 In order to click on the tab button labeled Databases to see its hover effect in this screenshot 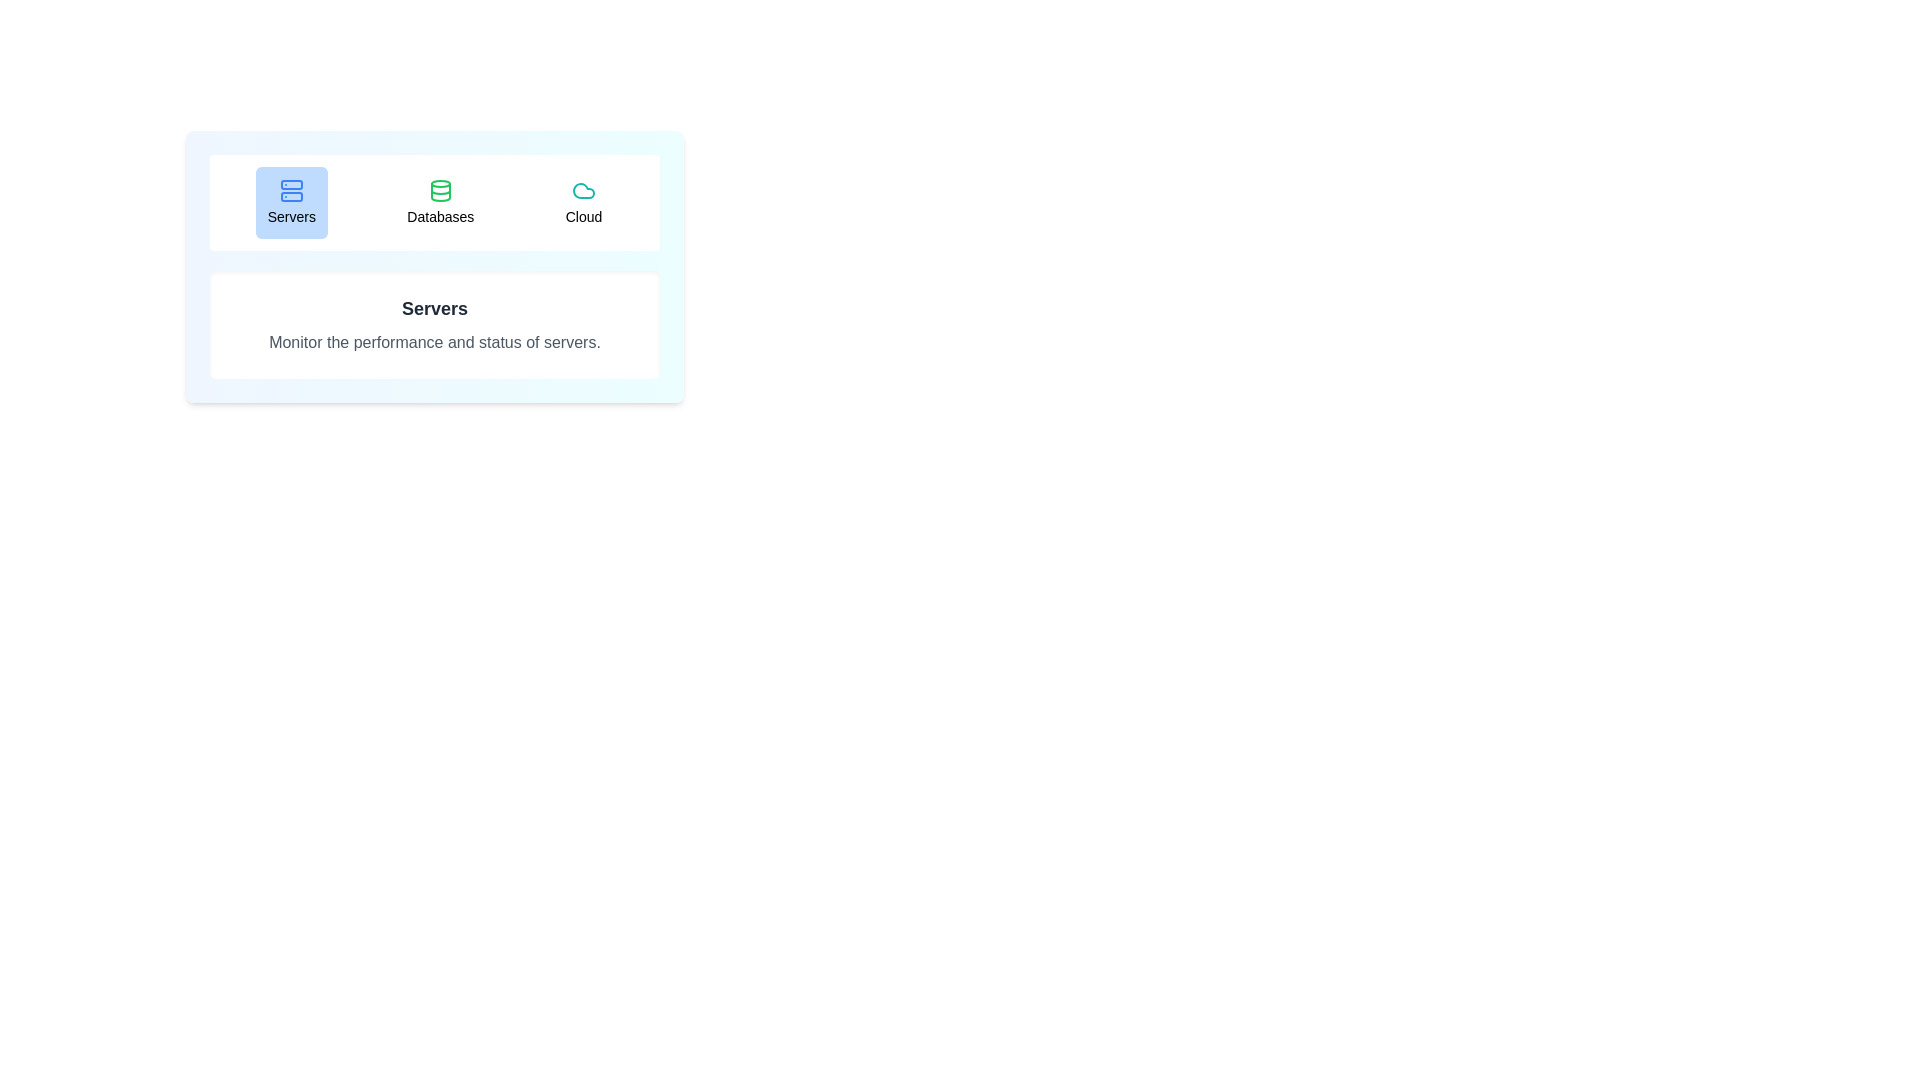, I will do `click(439, 203)`.